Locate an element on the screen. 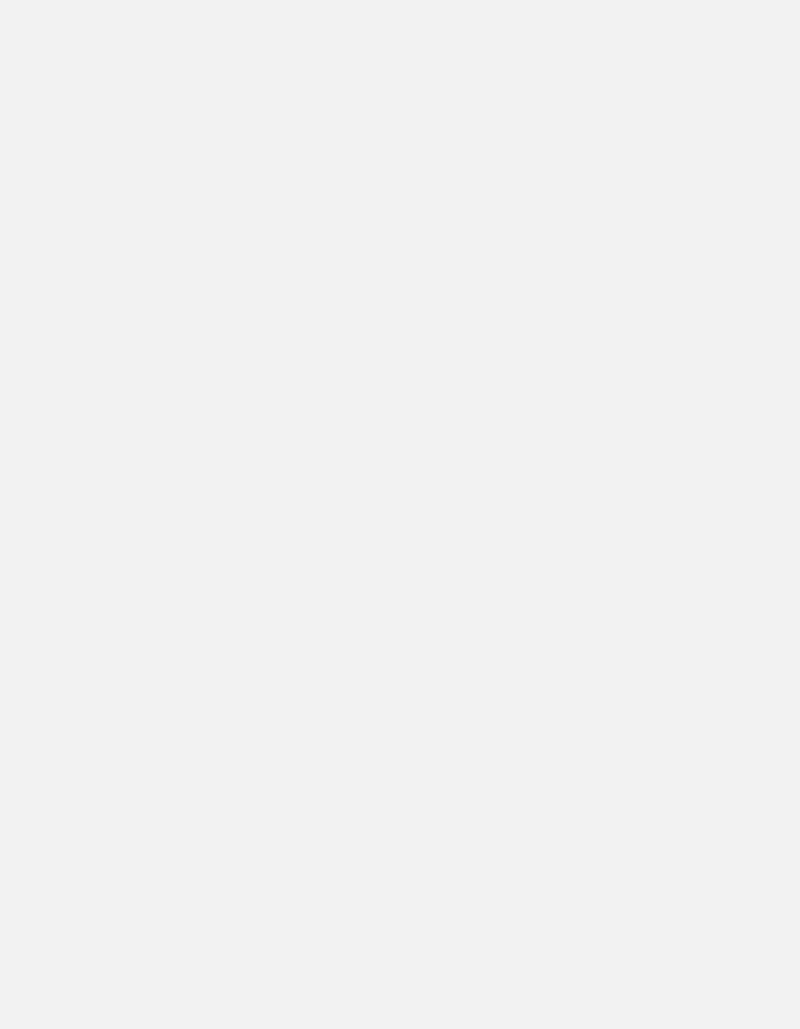 The width and height of the screenshot is (800, 1029). 'Arsenal U23 live scored' is located at coordinates (239, 56).